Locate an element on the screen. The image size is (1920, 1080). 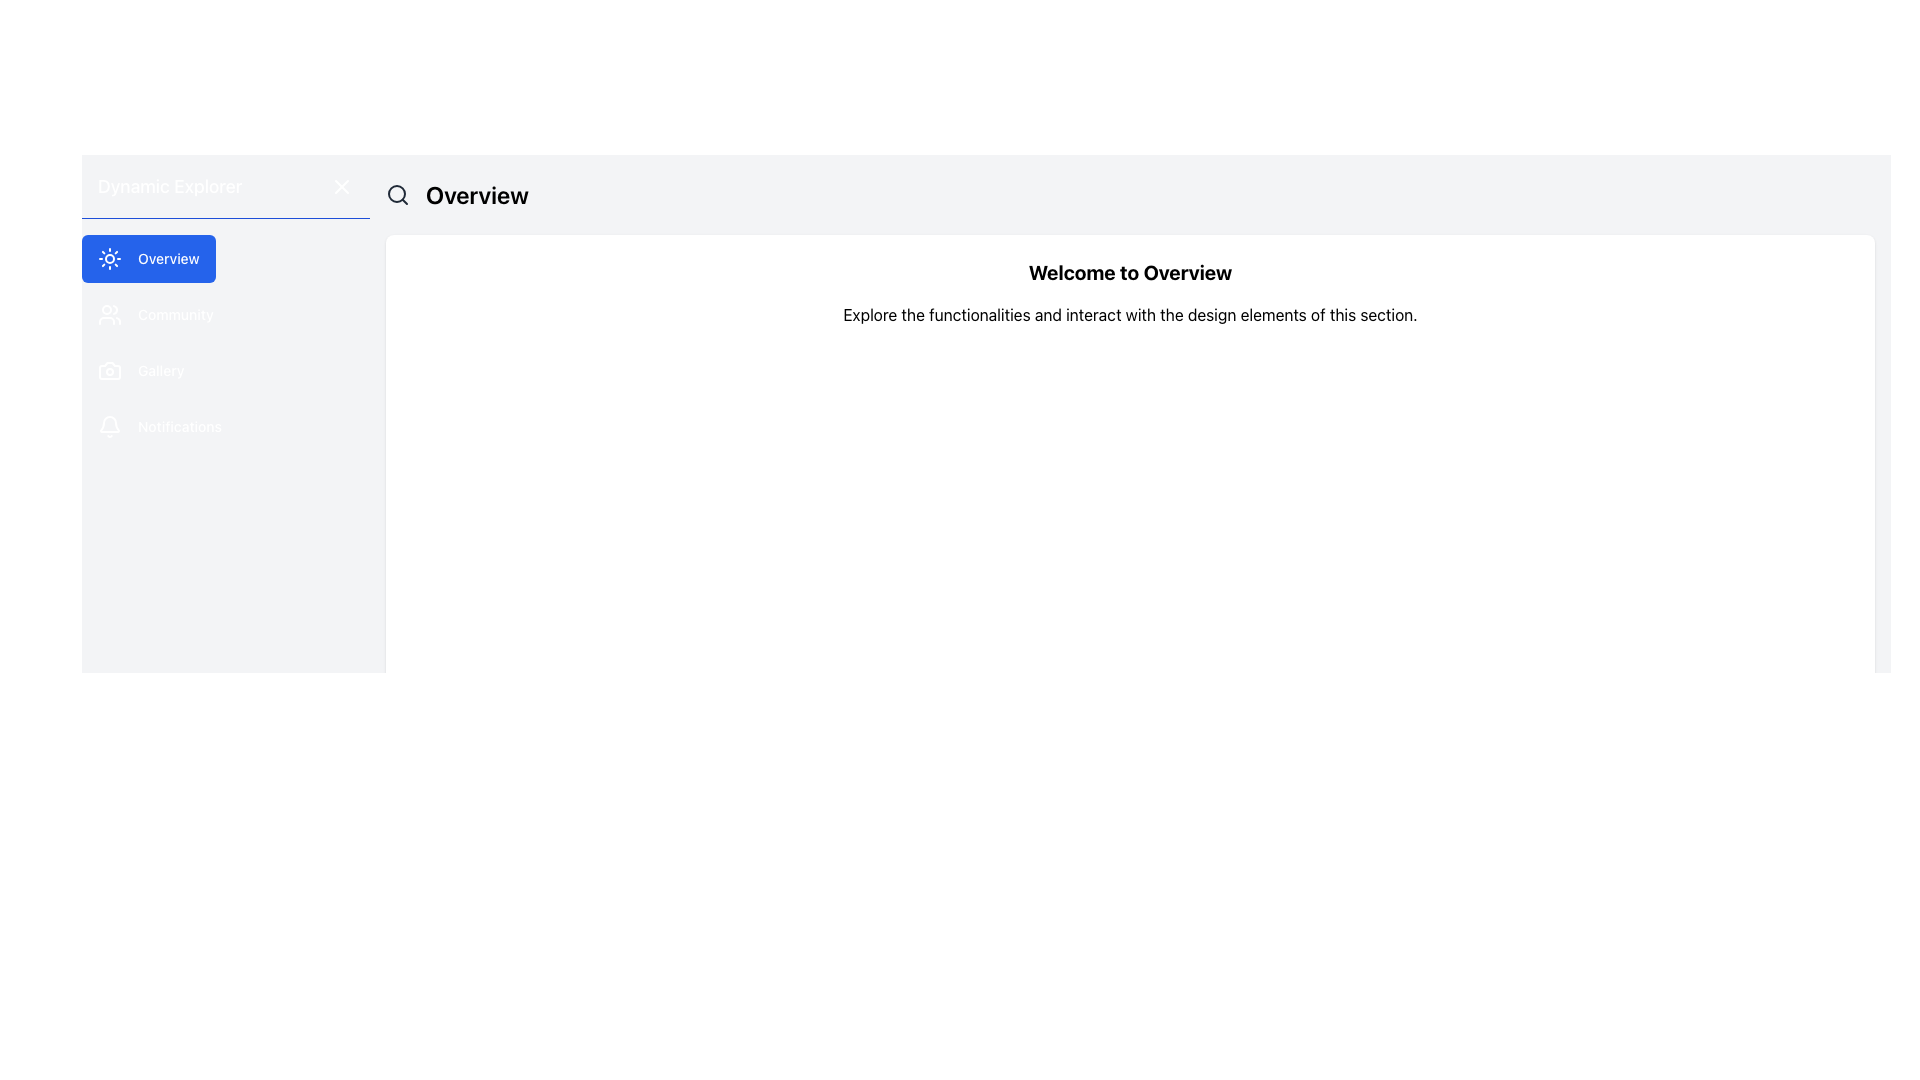
the Icon button located in the upper section of the interface, aligned horizontally with the text 'Overview', which serves as a visual cue for a search feature is located at coordinates (398, 195).